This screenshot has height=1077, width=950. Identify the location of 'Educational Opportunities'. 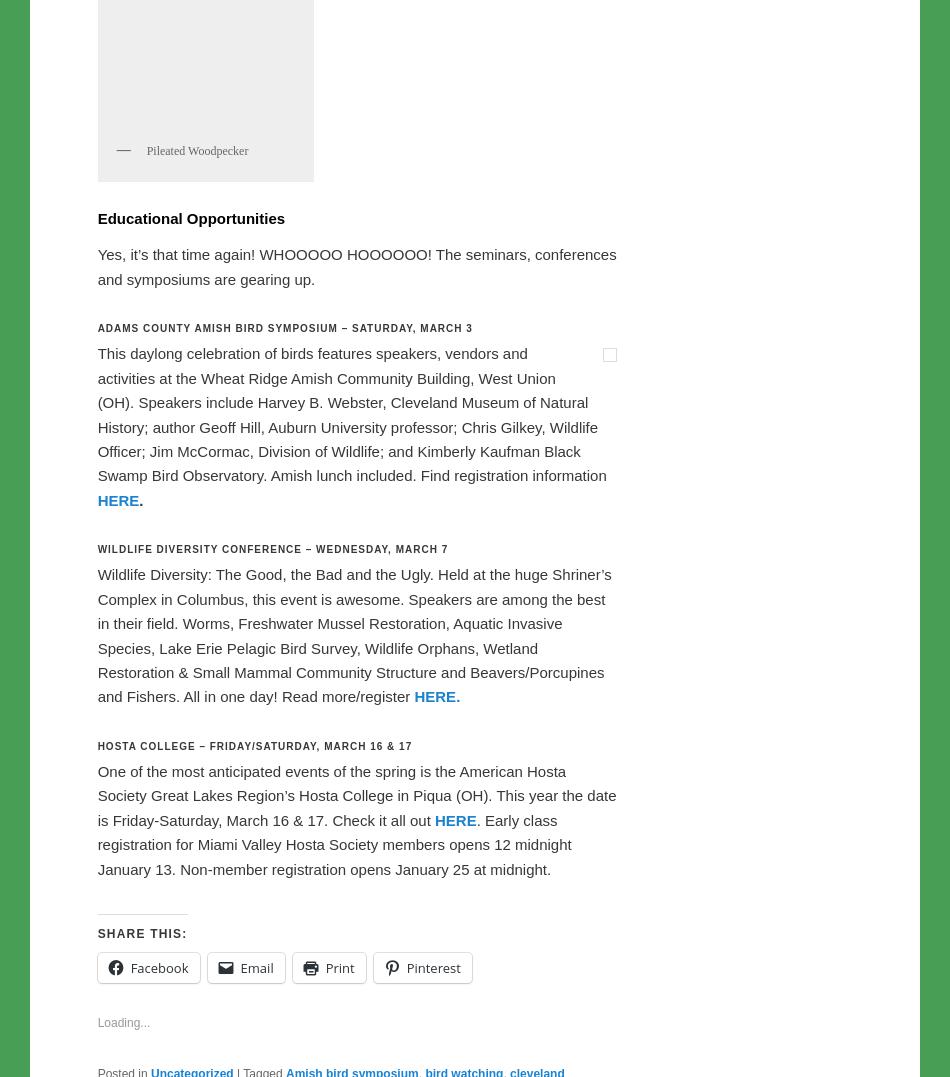
(191, 636).